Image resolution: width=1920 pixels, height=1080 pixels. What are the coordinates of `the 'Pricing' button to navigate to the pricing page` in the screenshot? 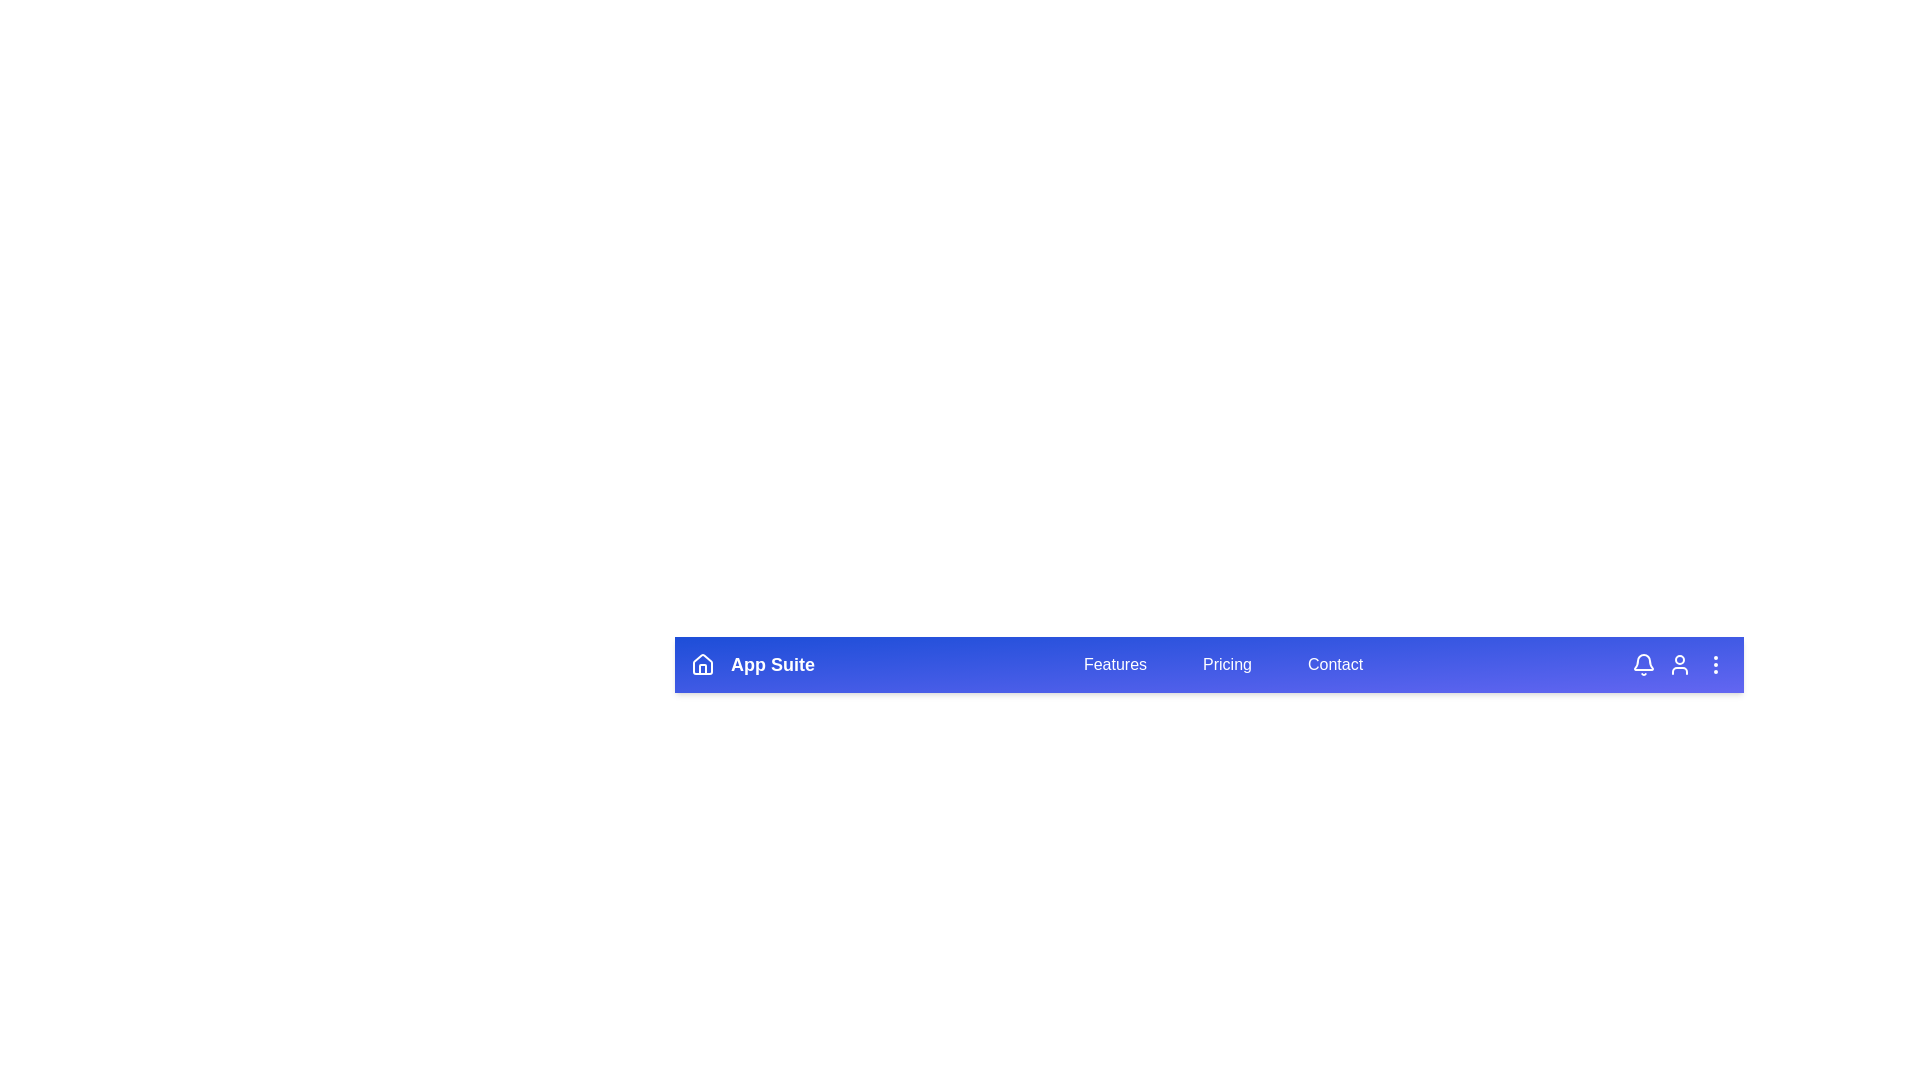 It's located at (1226, 664).